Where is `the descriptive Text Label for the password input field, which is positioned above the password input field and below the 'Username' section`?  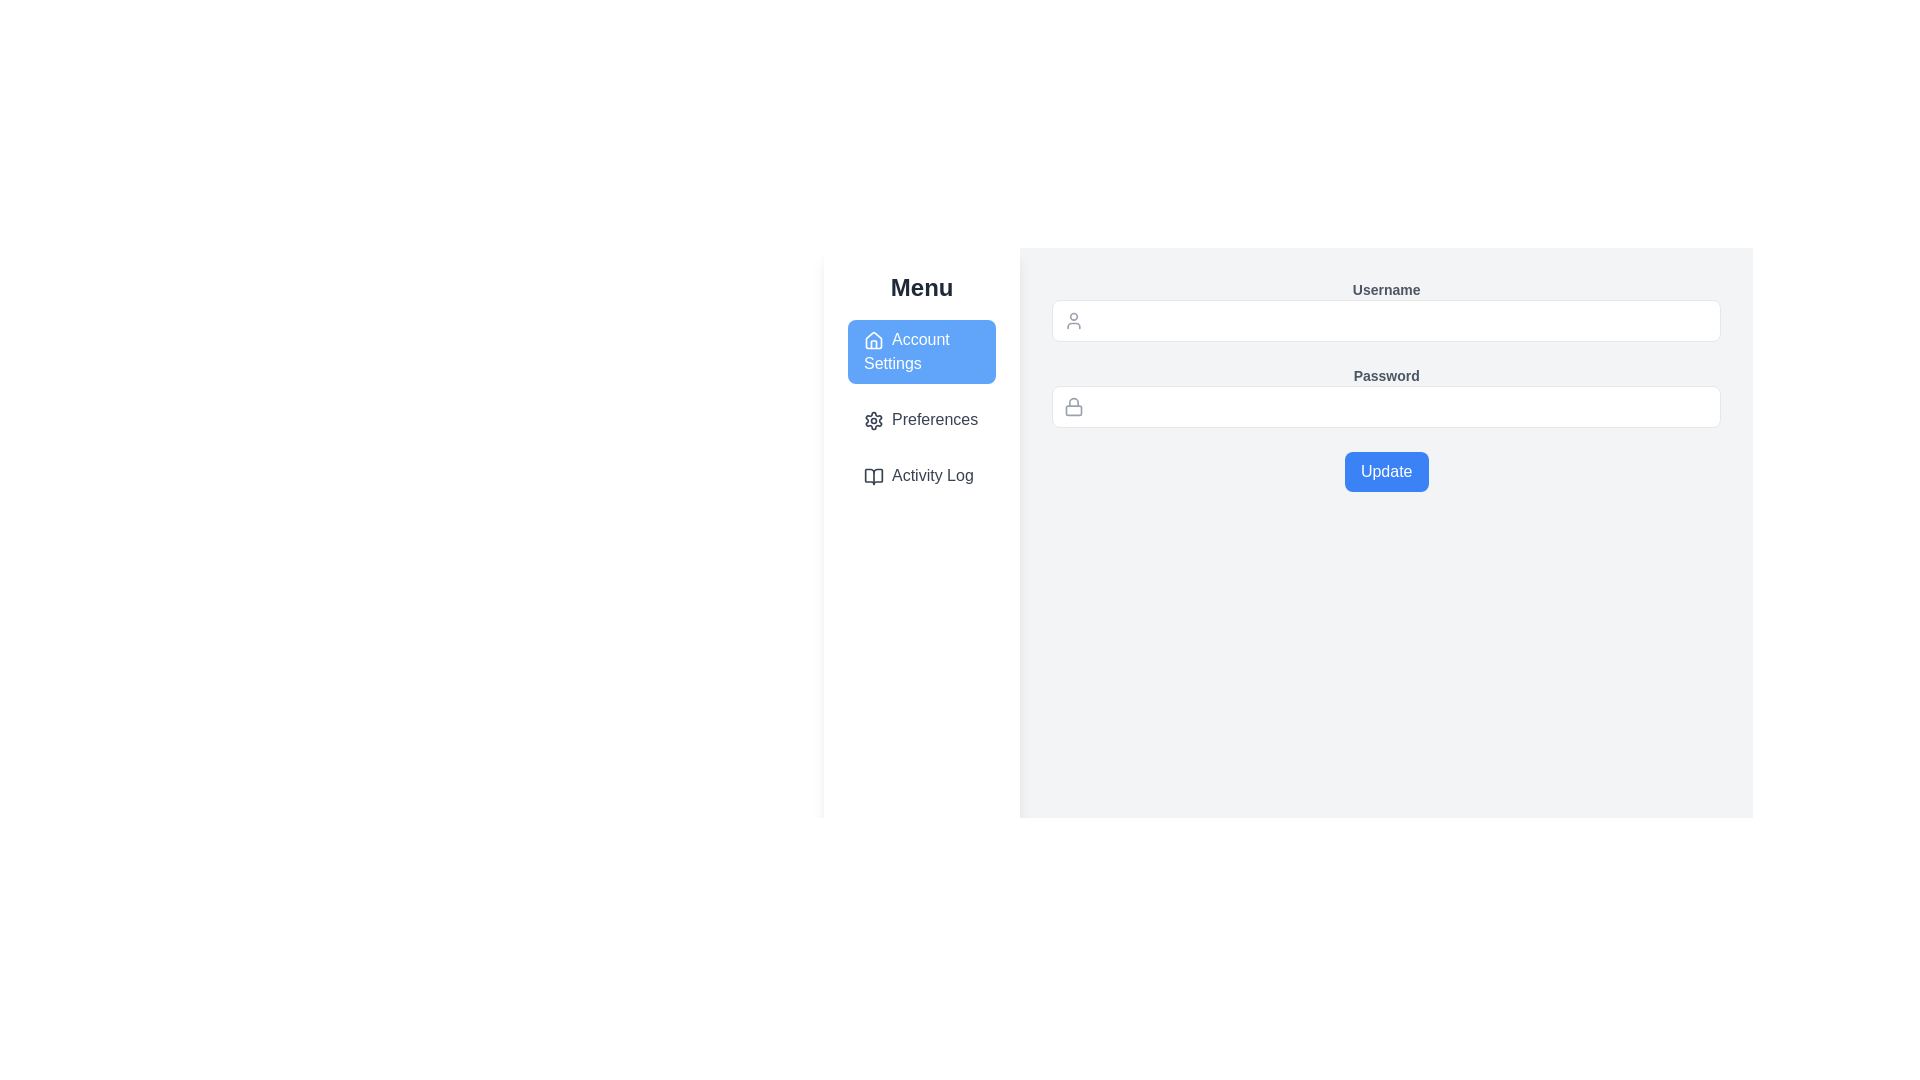
the descriptive Text Label for the password input field, which is positioned above the password input field and below the 'Username' section is located at coordinates (1385, 375).